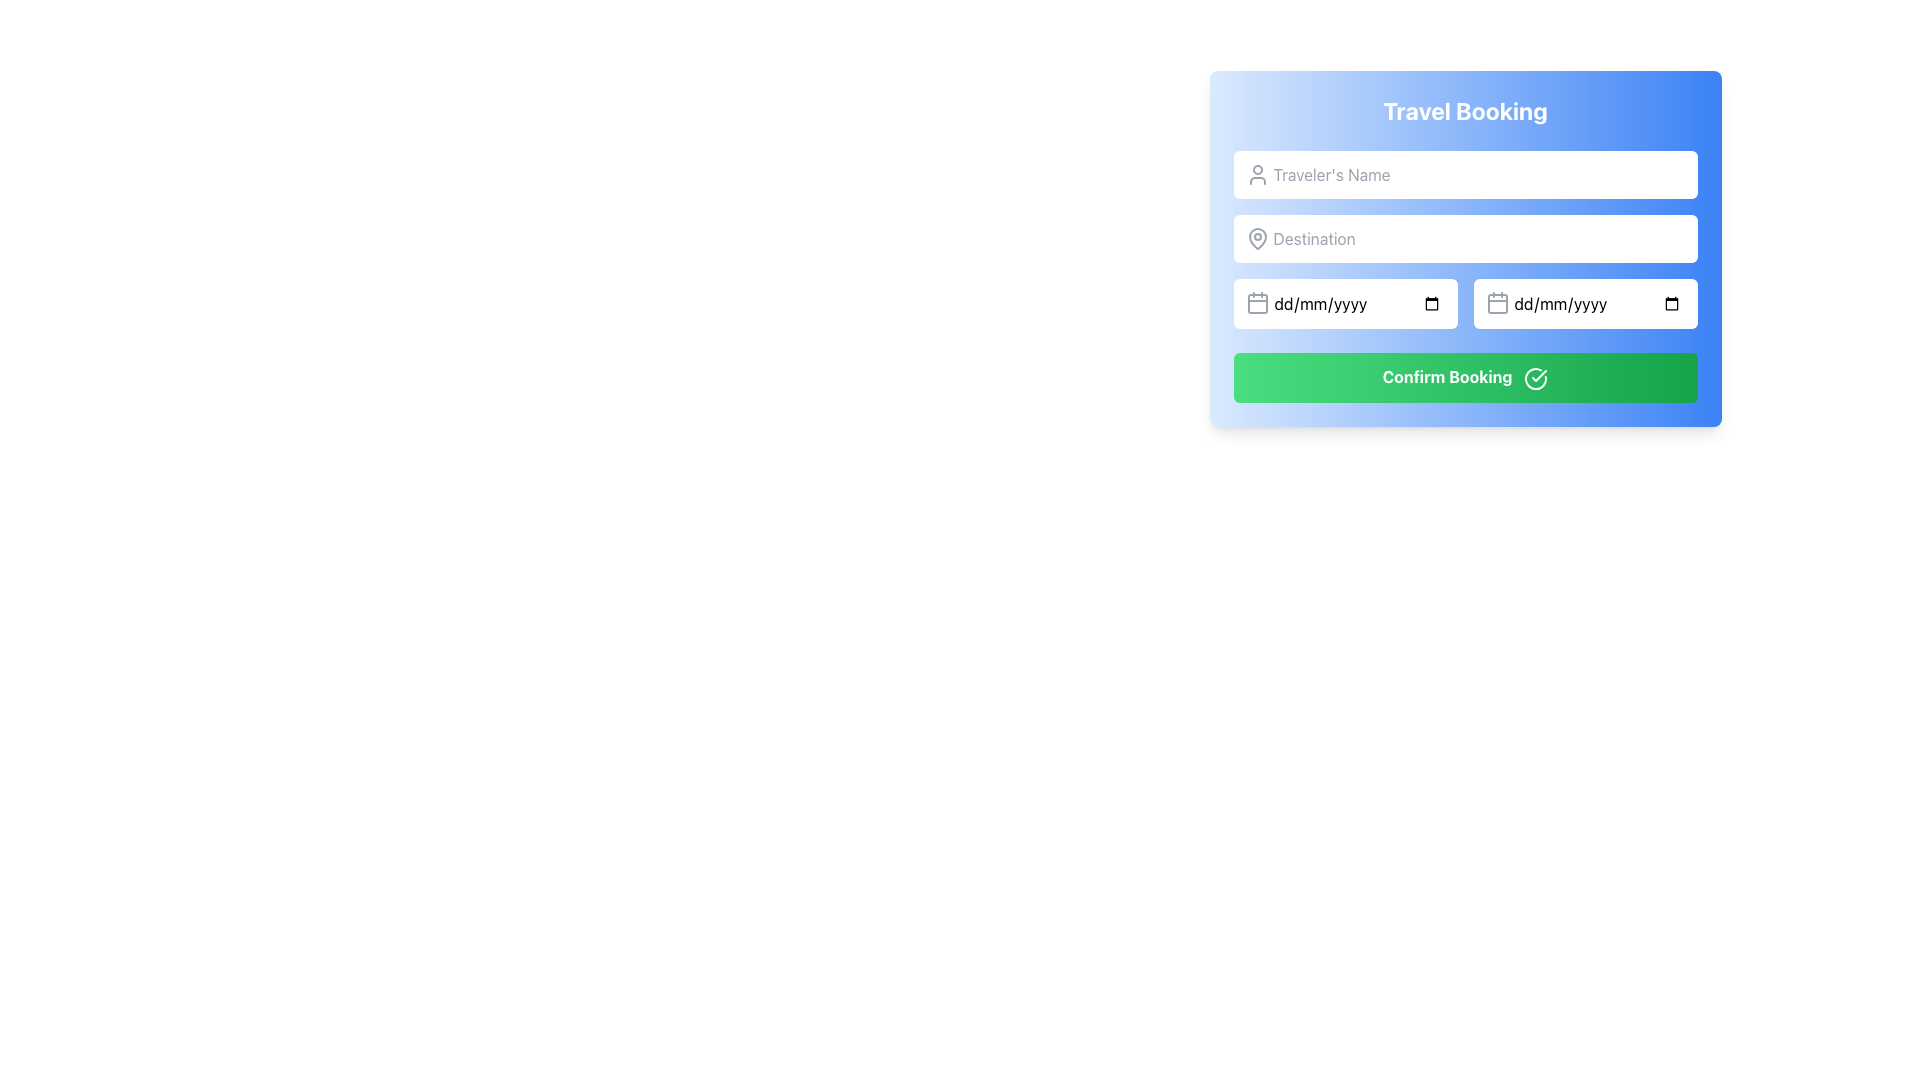 Image resolution: width=1920 pixels, height=1080 pixels. I want to click on the map pin icon located in the 'Destination' input field of the travel booking form, which has a minimalistic design with gray outlines and a transparent interior, so click(1256, 238).